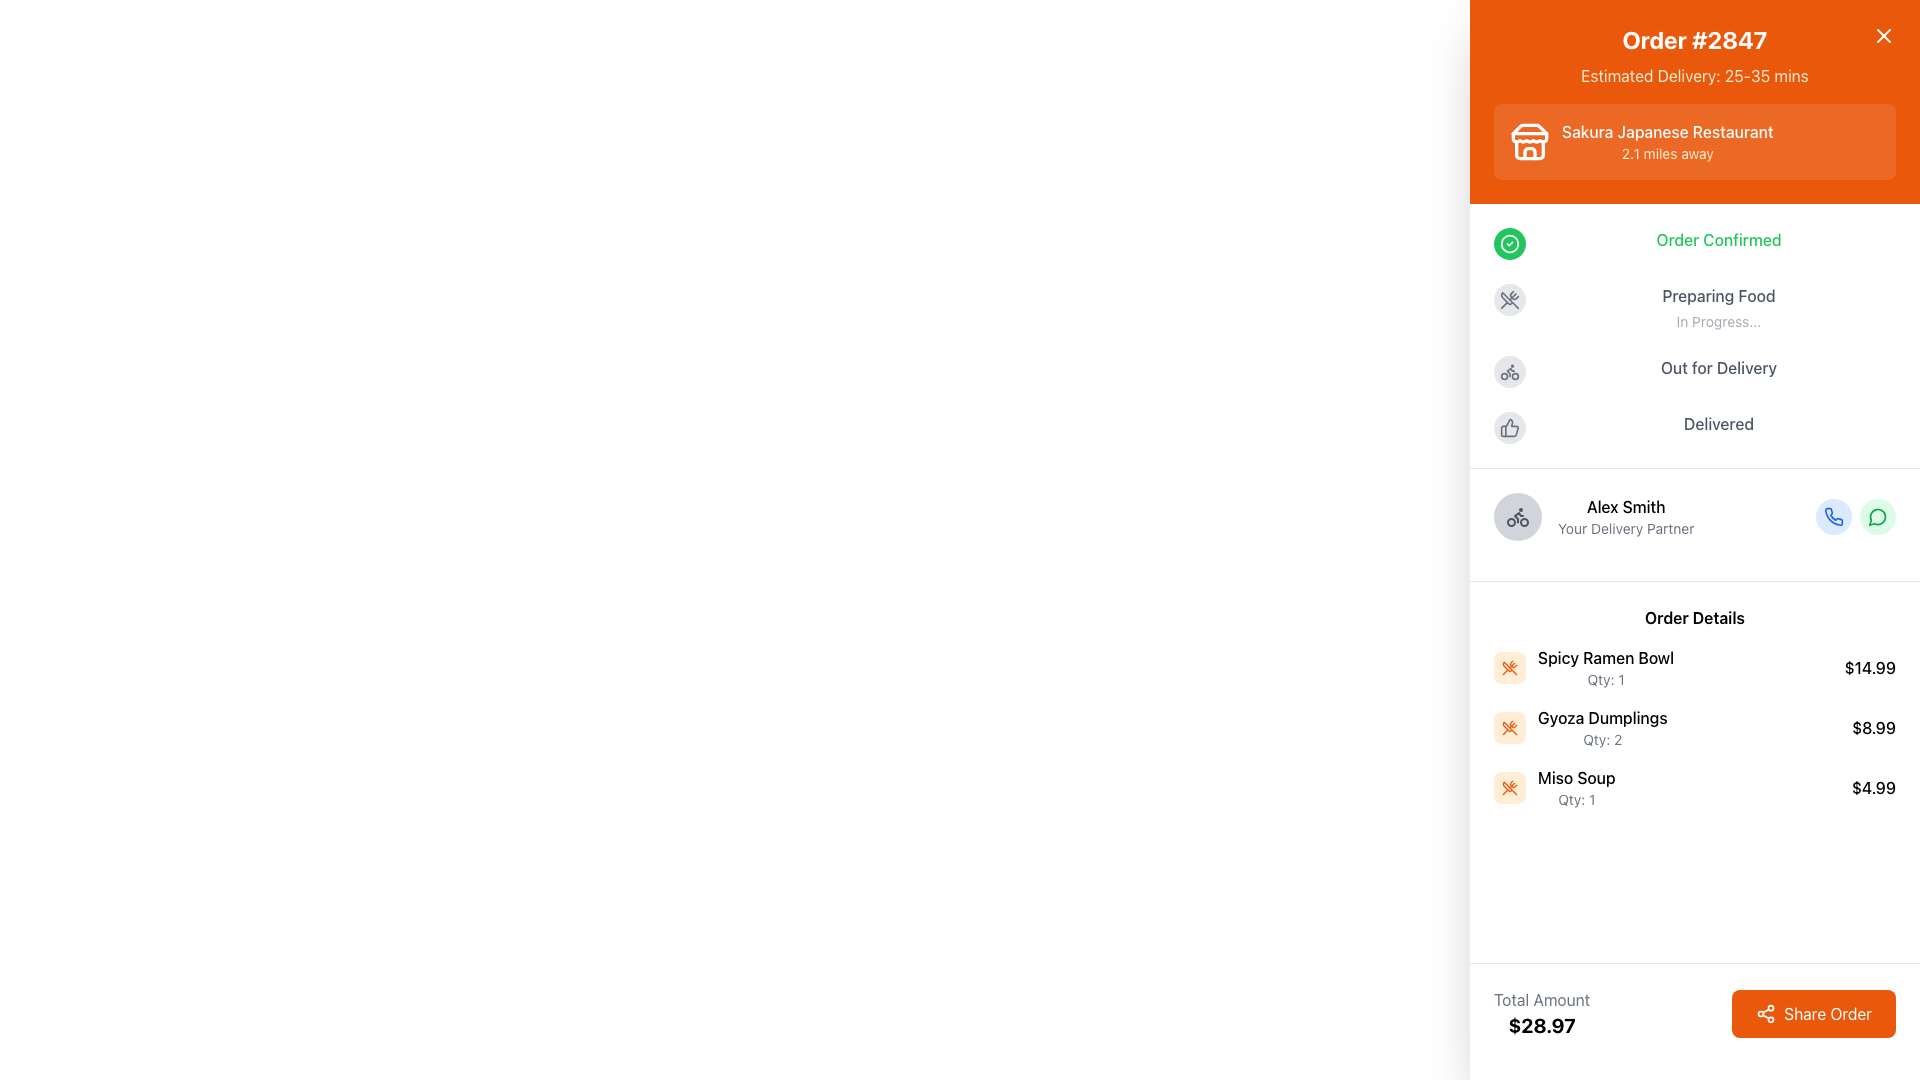  Describe the element at coordinates (1693, 371) in the screenshot. I see `status text of the Progress tracker status item which displays 'Out for Delivery', positioned to the right of a circled bicycle icon` at that location.